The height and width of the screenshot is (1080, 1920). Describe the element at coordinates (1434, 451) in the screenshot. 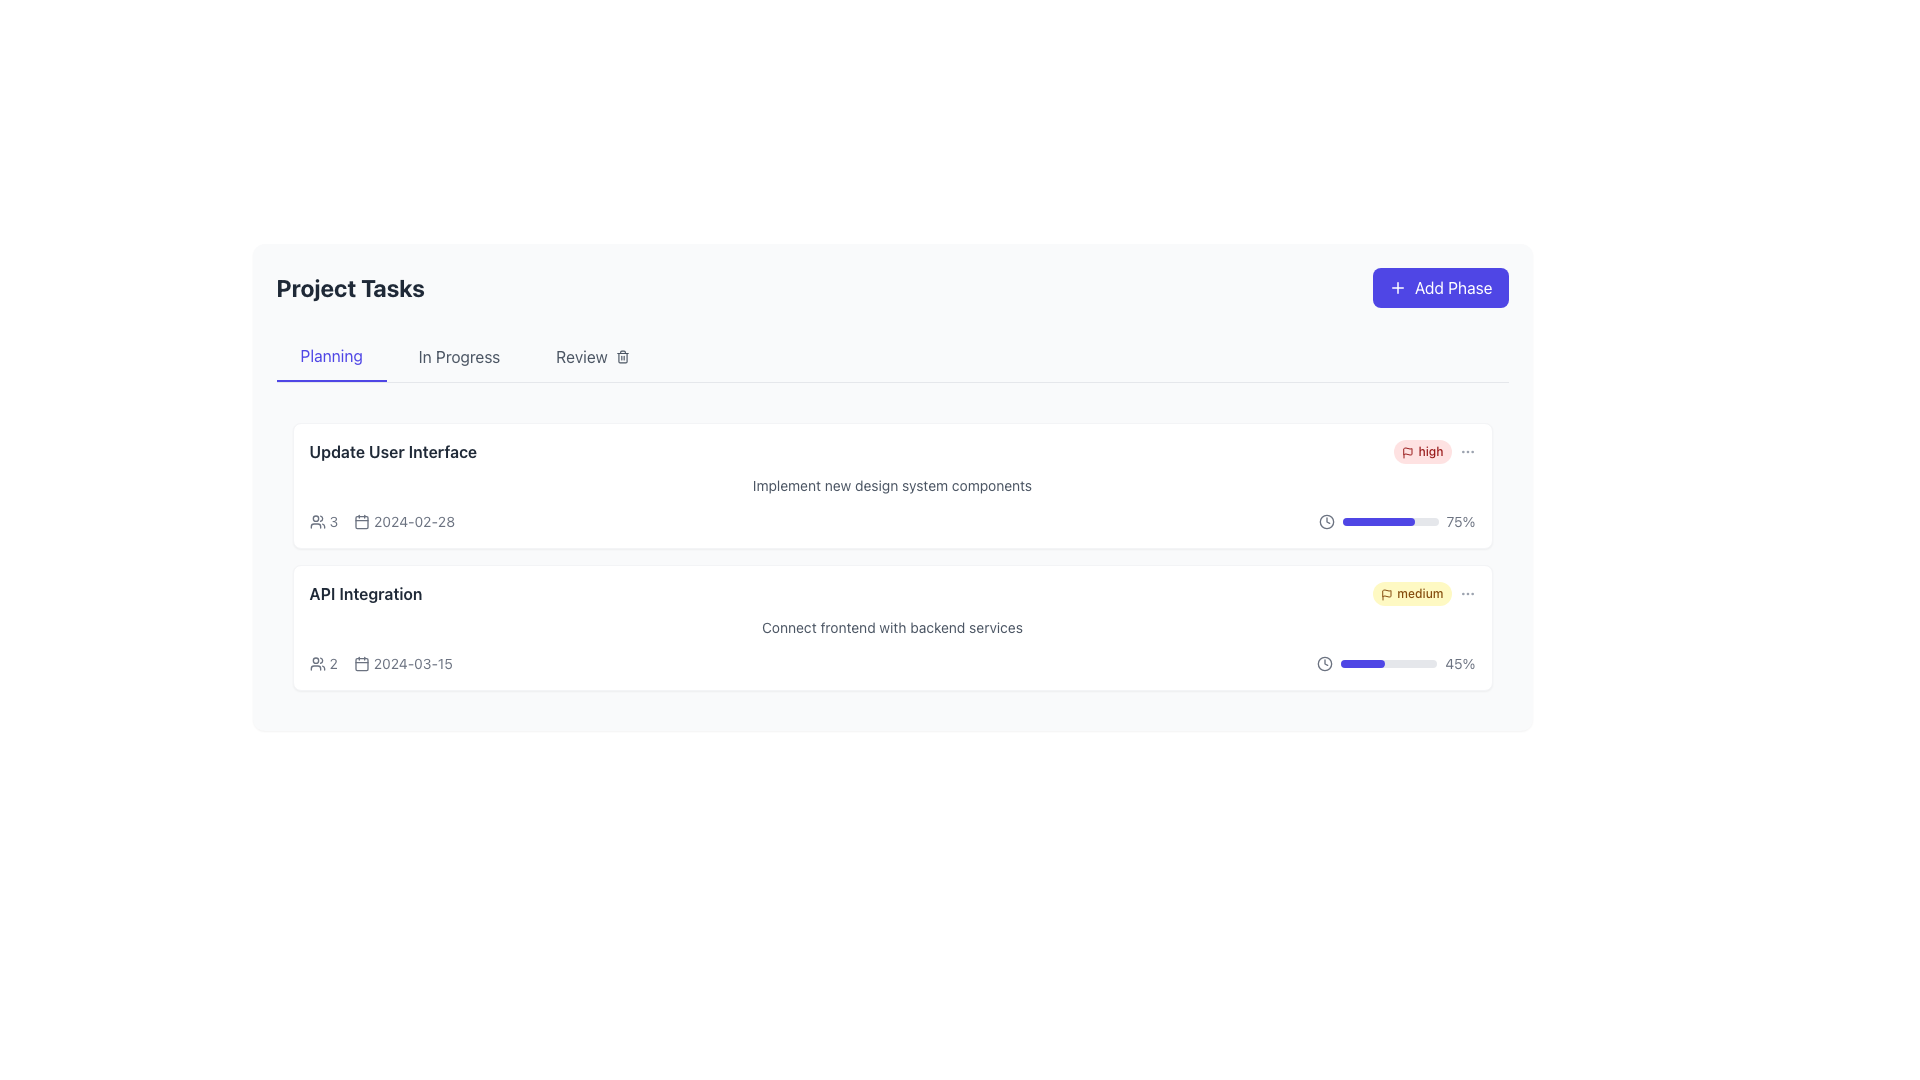

I see `the Keyword label displaying 'high' with an adjacent flag icon, located within the task 'Update User Interface'` at that location.